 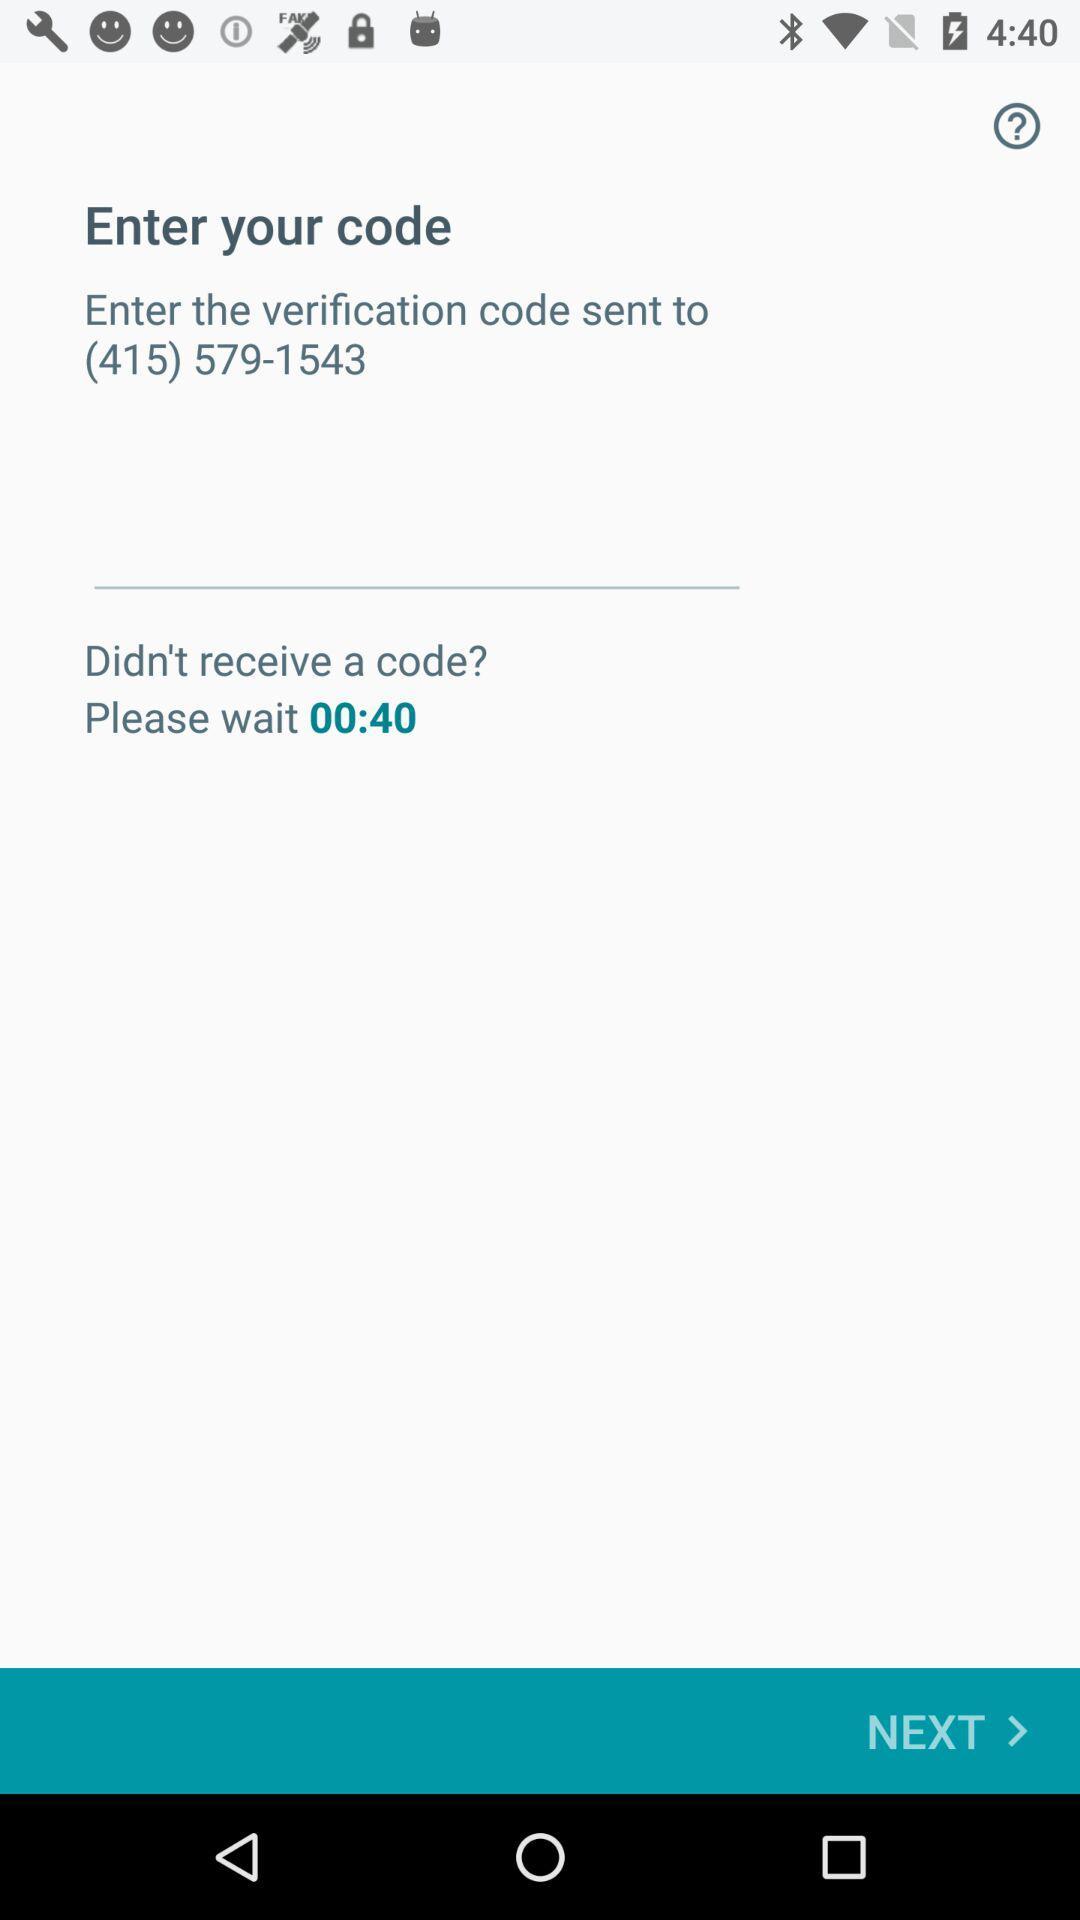 I want to click on item below enter the verification, so click(x=415, y=518).